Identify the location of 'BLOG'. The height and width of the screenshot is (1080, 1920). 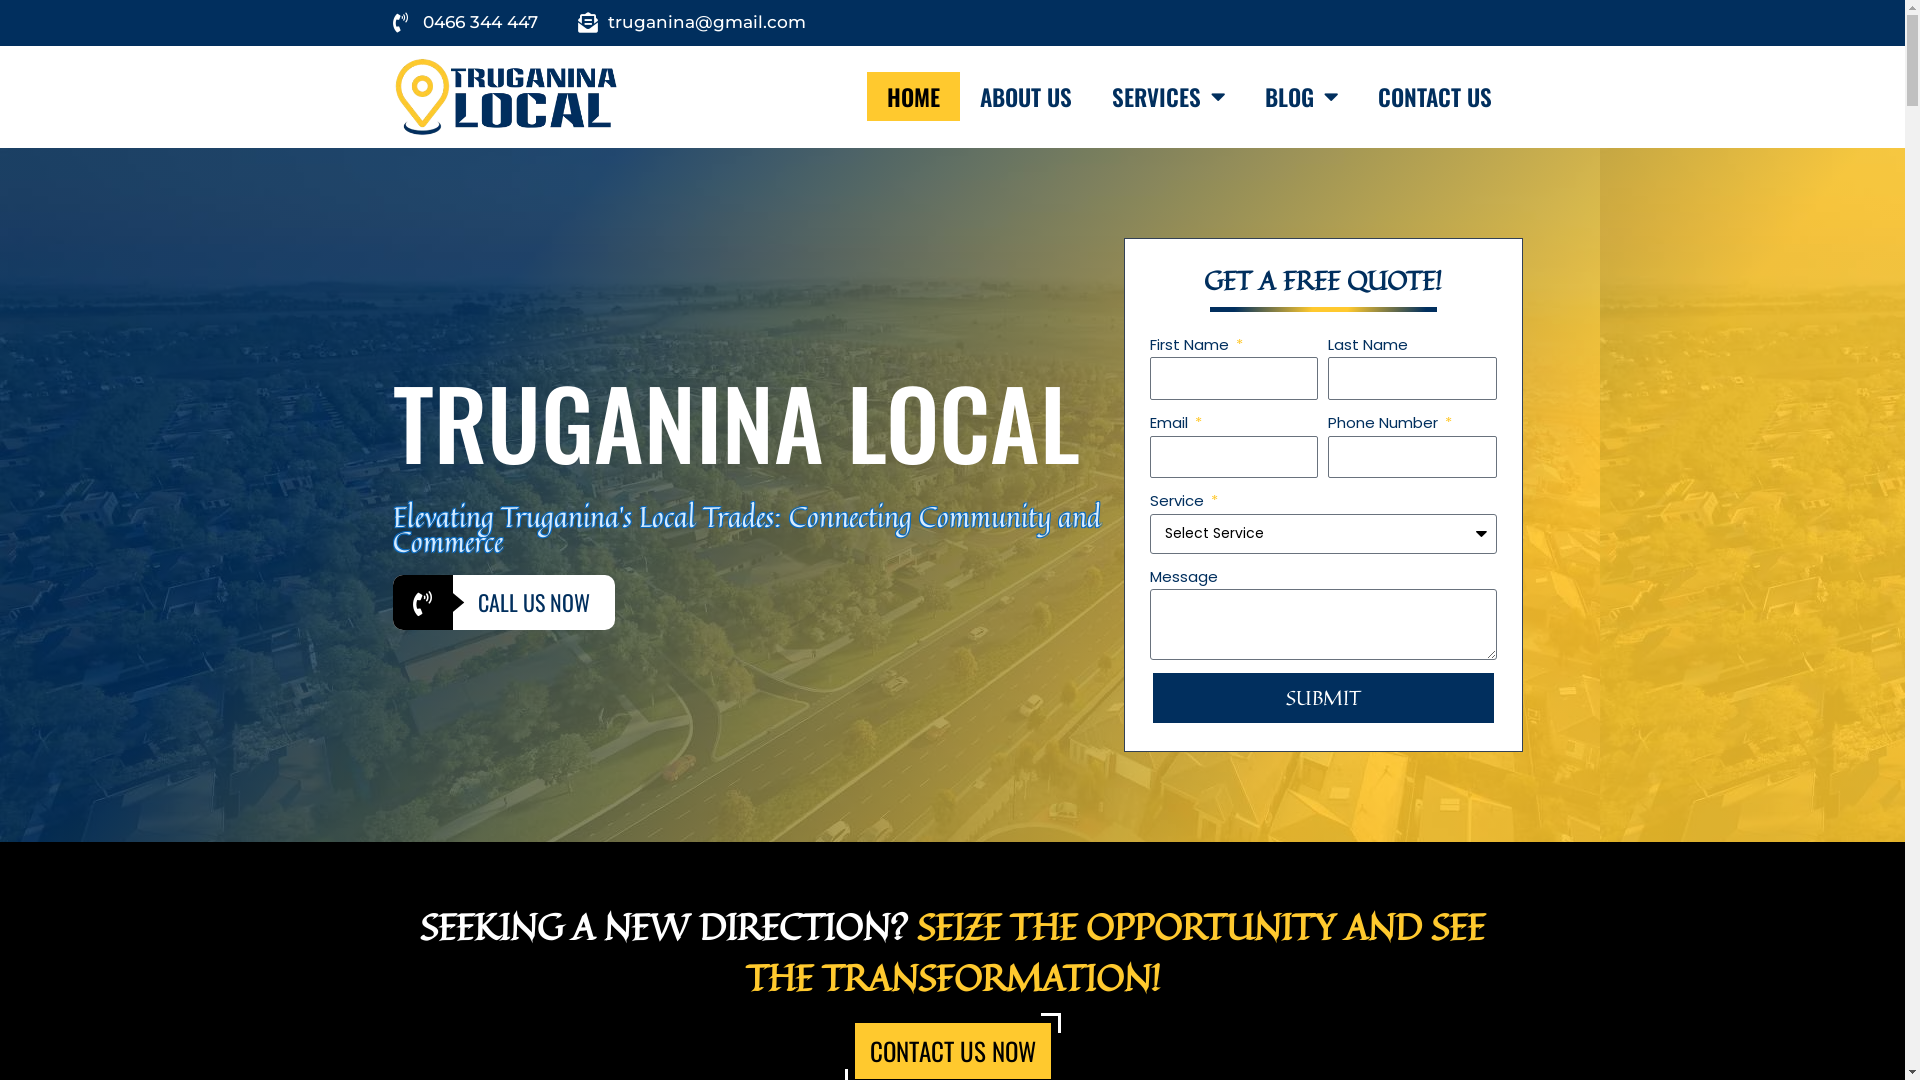
(1301, 96).